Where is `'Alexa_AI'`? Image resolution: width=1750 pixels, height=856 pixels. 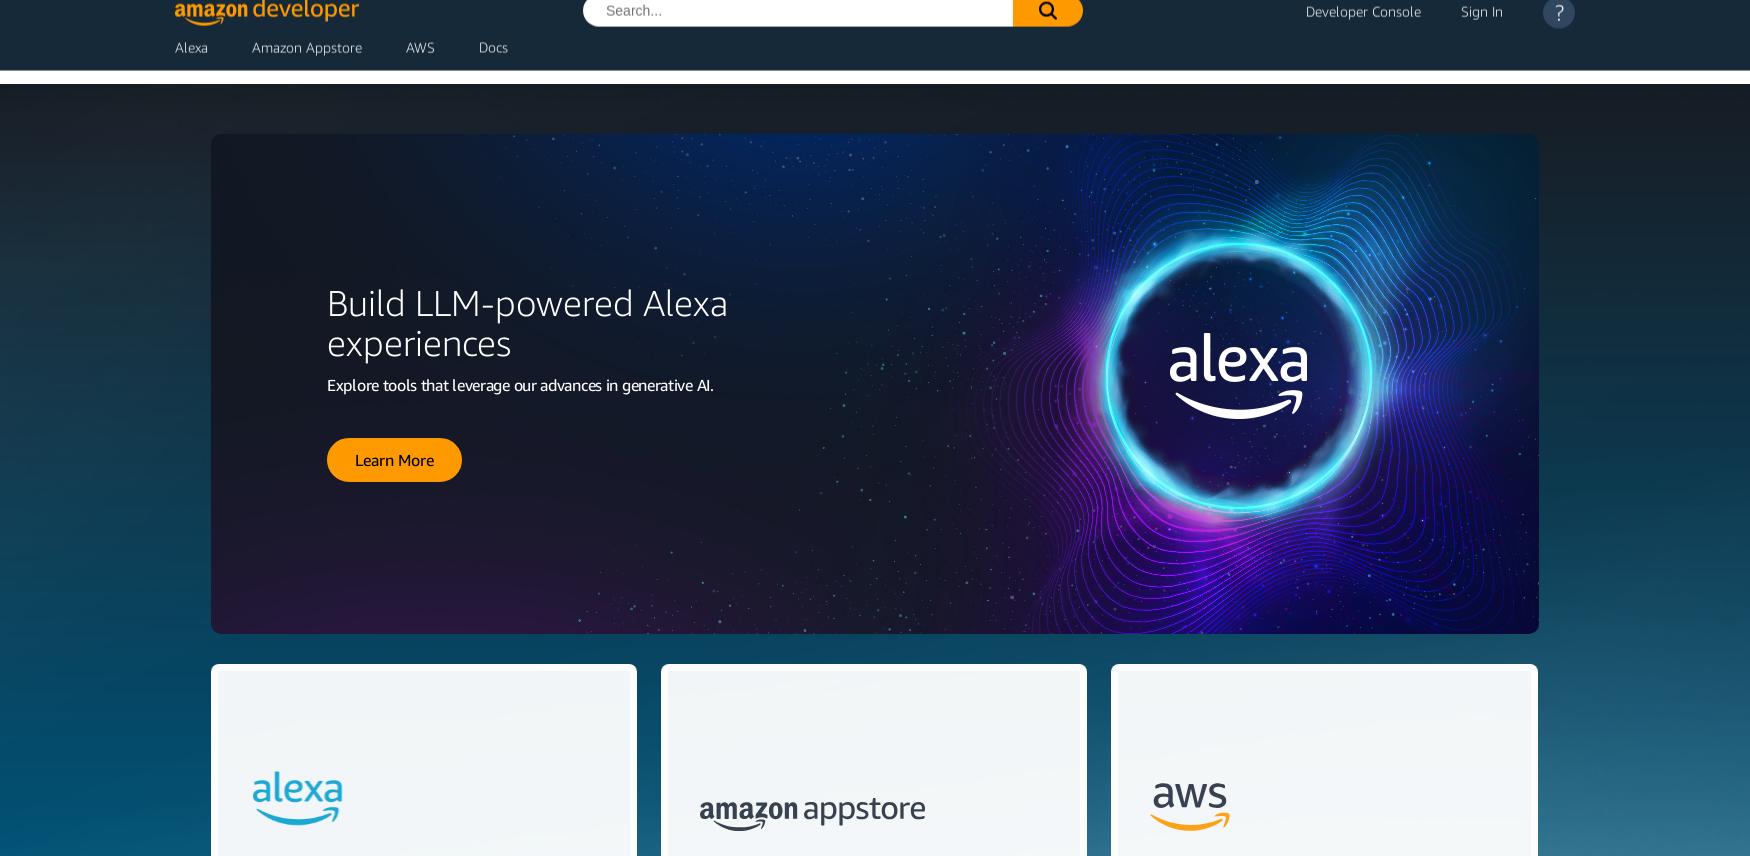
'Alexa_AI' is located at coordinates (393, 299).